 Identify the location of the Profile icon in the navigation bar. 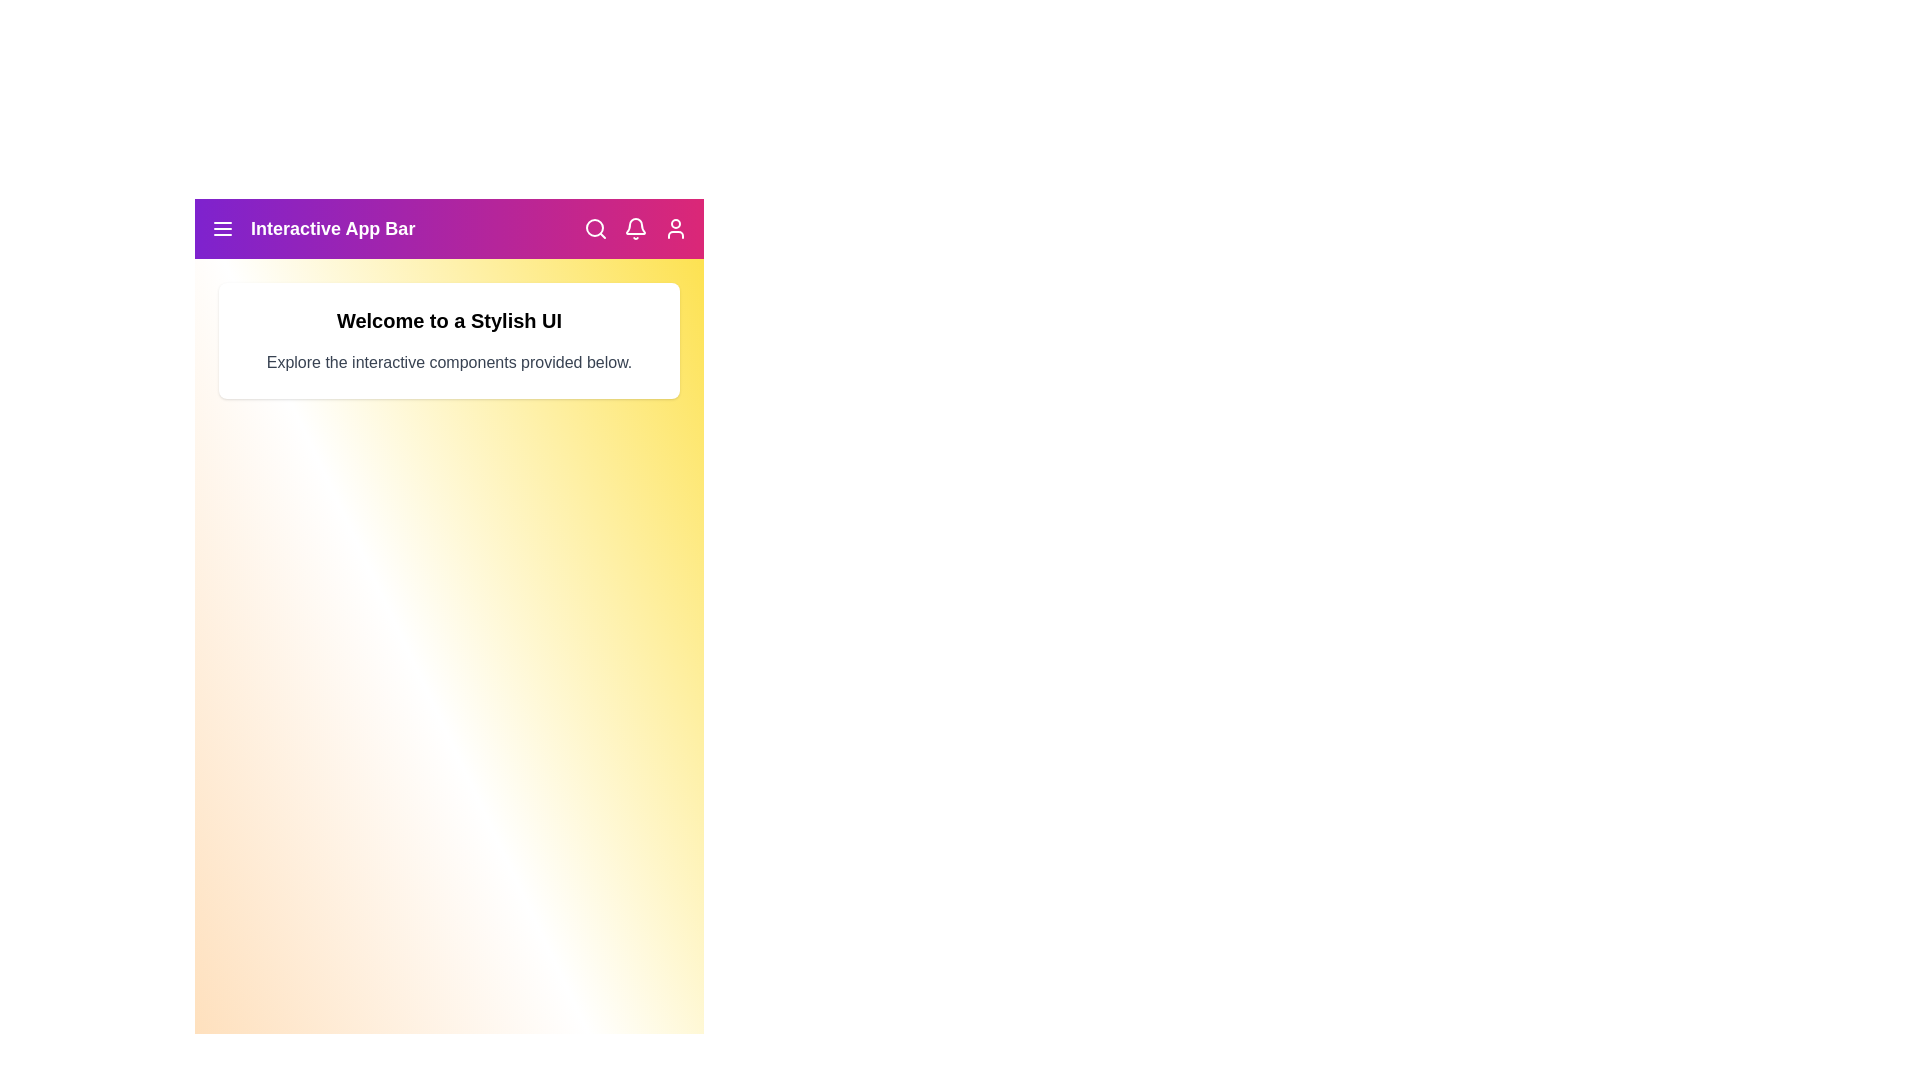
(676, 227).